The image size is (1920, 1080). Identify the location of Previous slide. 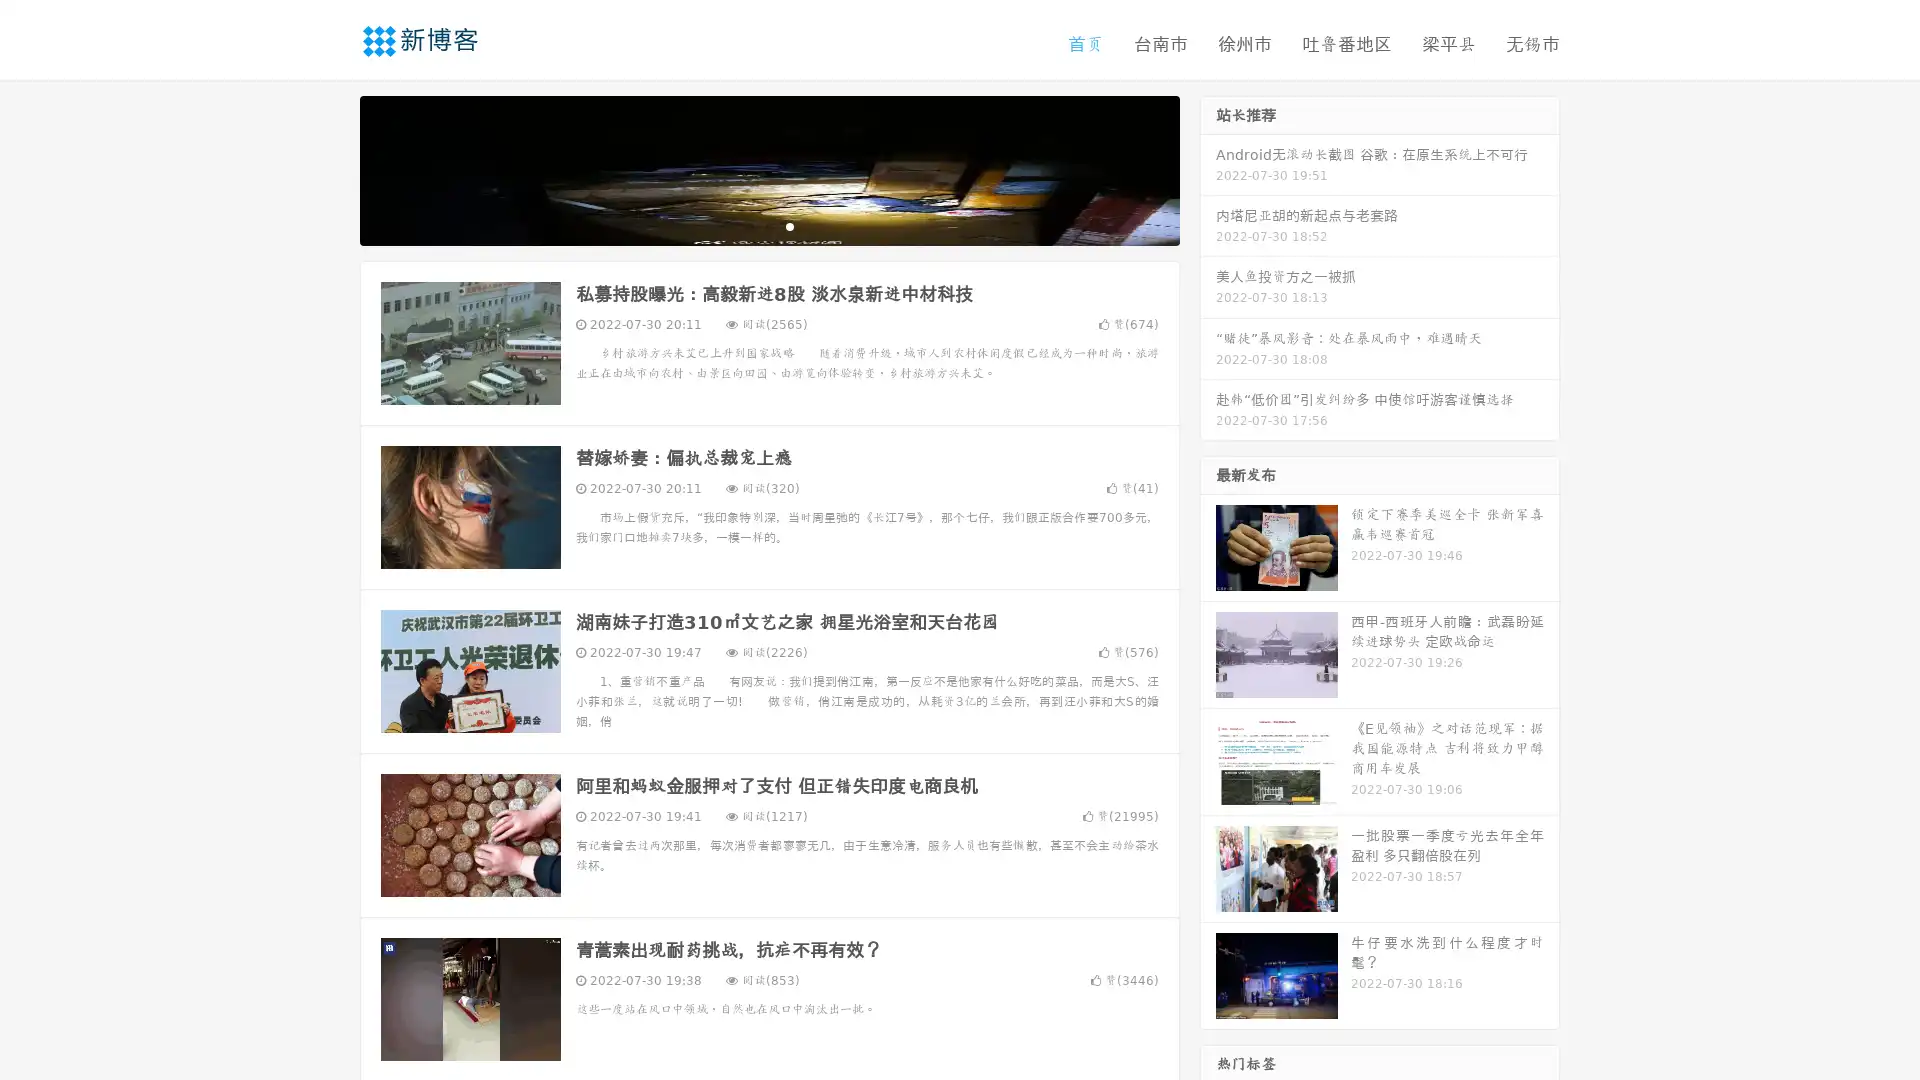
(330, 168).